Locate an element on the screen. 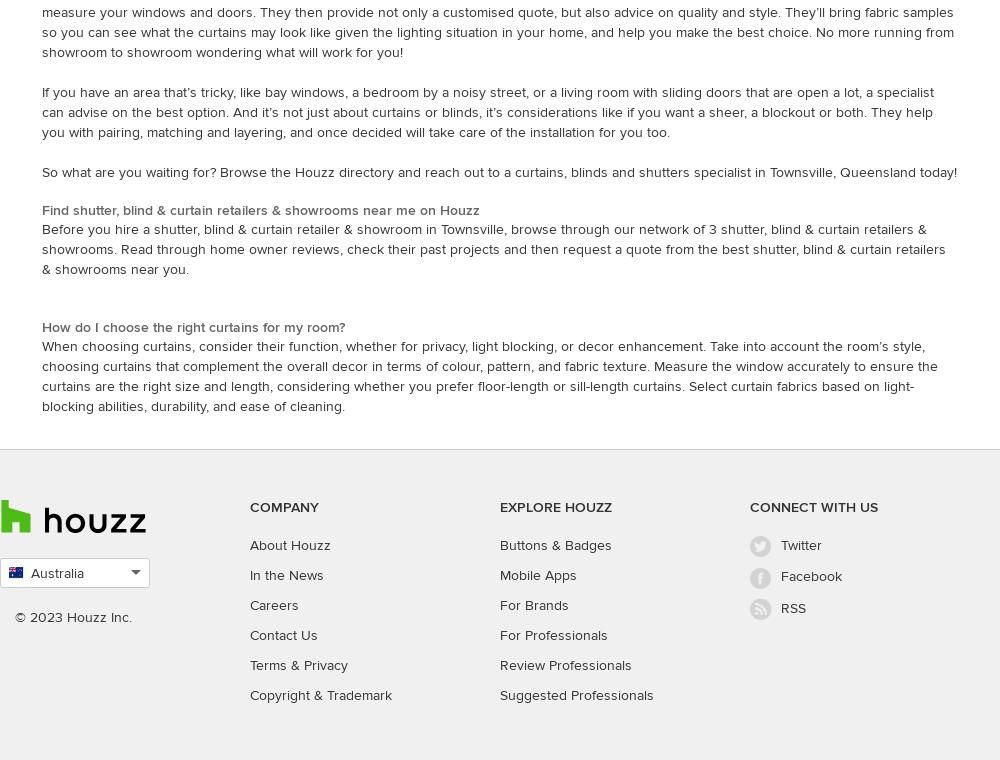 Image resolution: width=1000 pixels, height=760 pixels. 'Contact Us' is located at coordinates (250, 634).